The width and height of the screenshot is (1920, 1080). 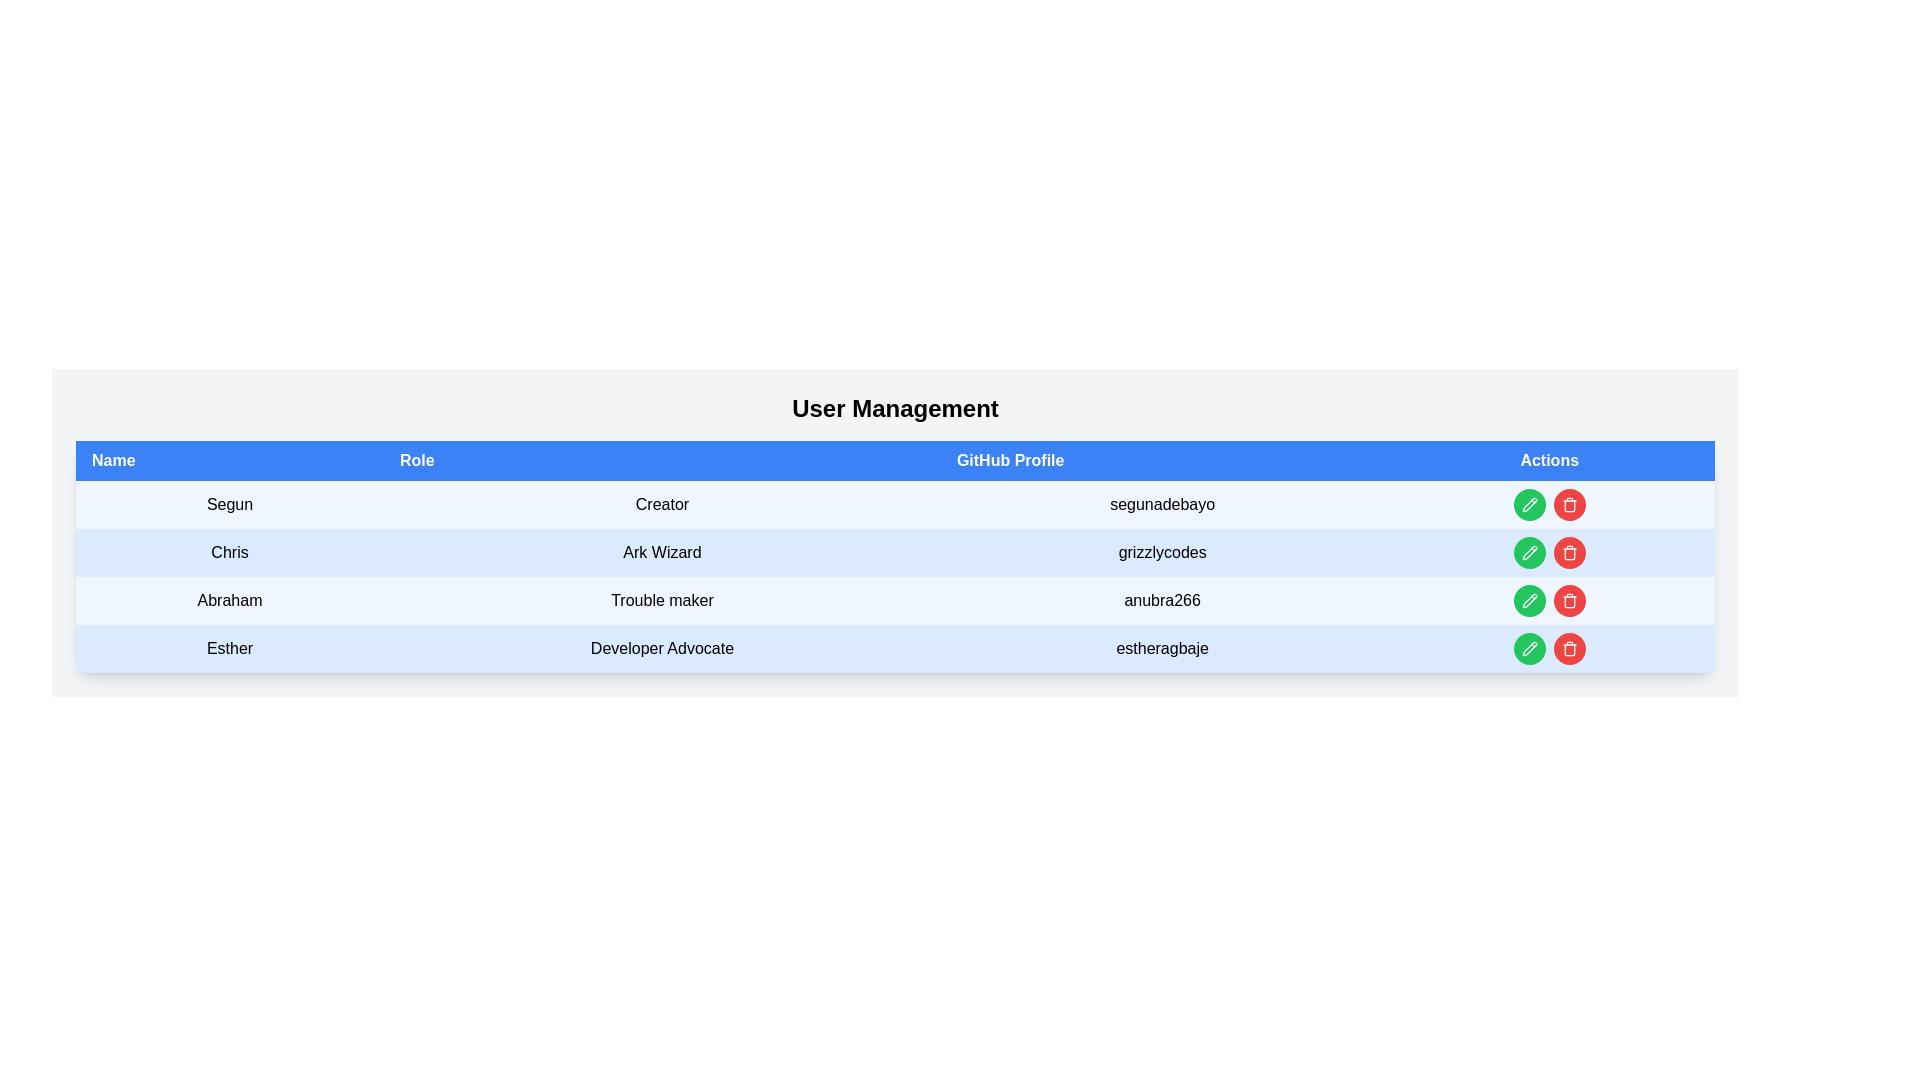 What do you see at coordinates (1528, 552) in the screenshot?
I see `the edit button with a green background in the Actions column corresponding to the user named Chris` at bounding box center [1528, 552].